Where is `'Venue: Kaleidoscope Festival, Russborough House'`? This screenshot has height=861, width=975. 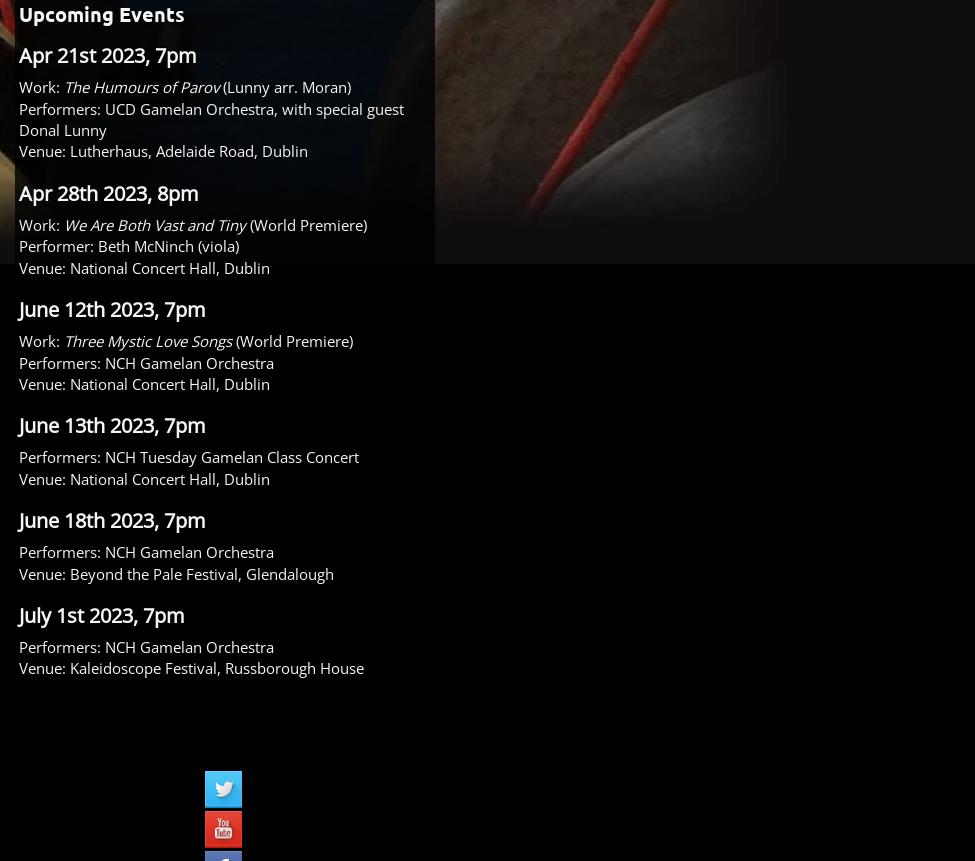 'Venue: Kaleidoscope Festival, Russborough House' is located at coordinates (190, 667).